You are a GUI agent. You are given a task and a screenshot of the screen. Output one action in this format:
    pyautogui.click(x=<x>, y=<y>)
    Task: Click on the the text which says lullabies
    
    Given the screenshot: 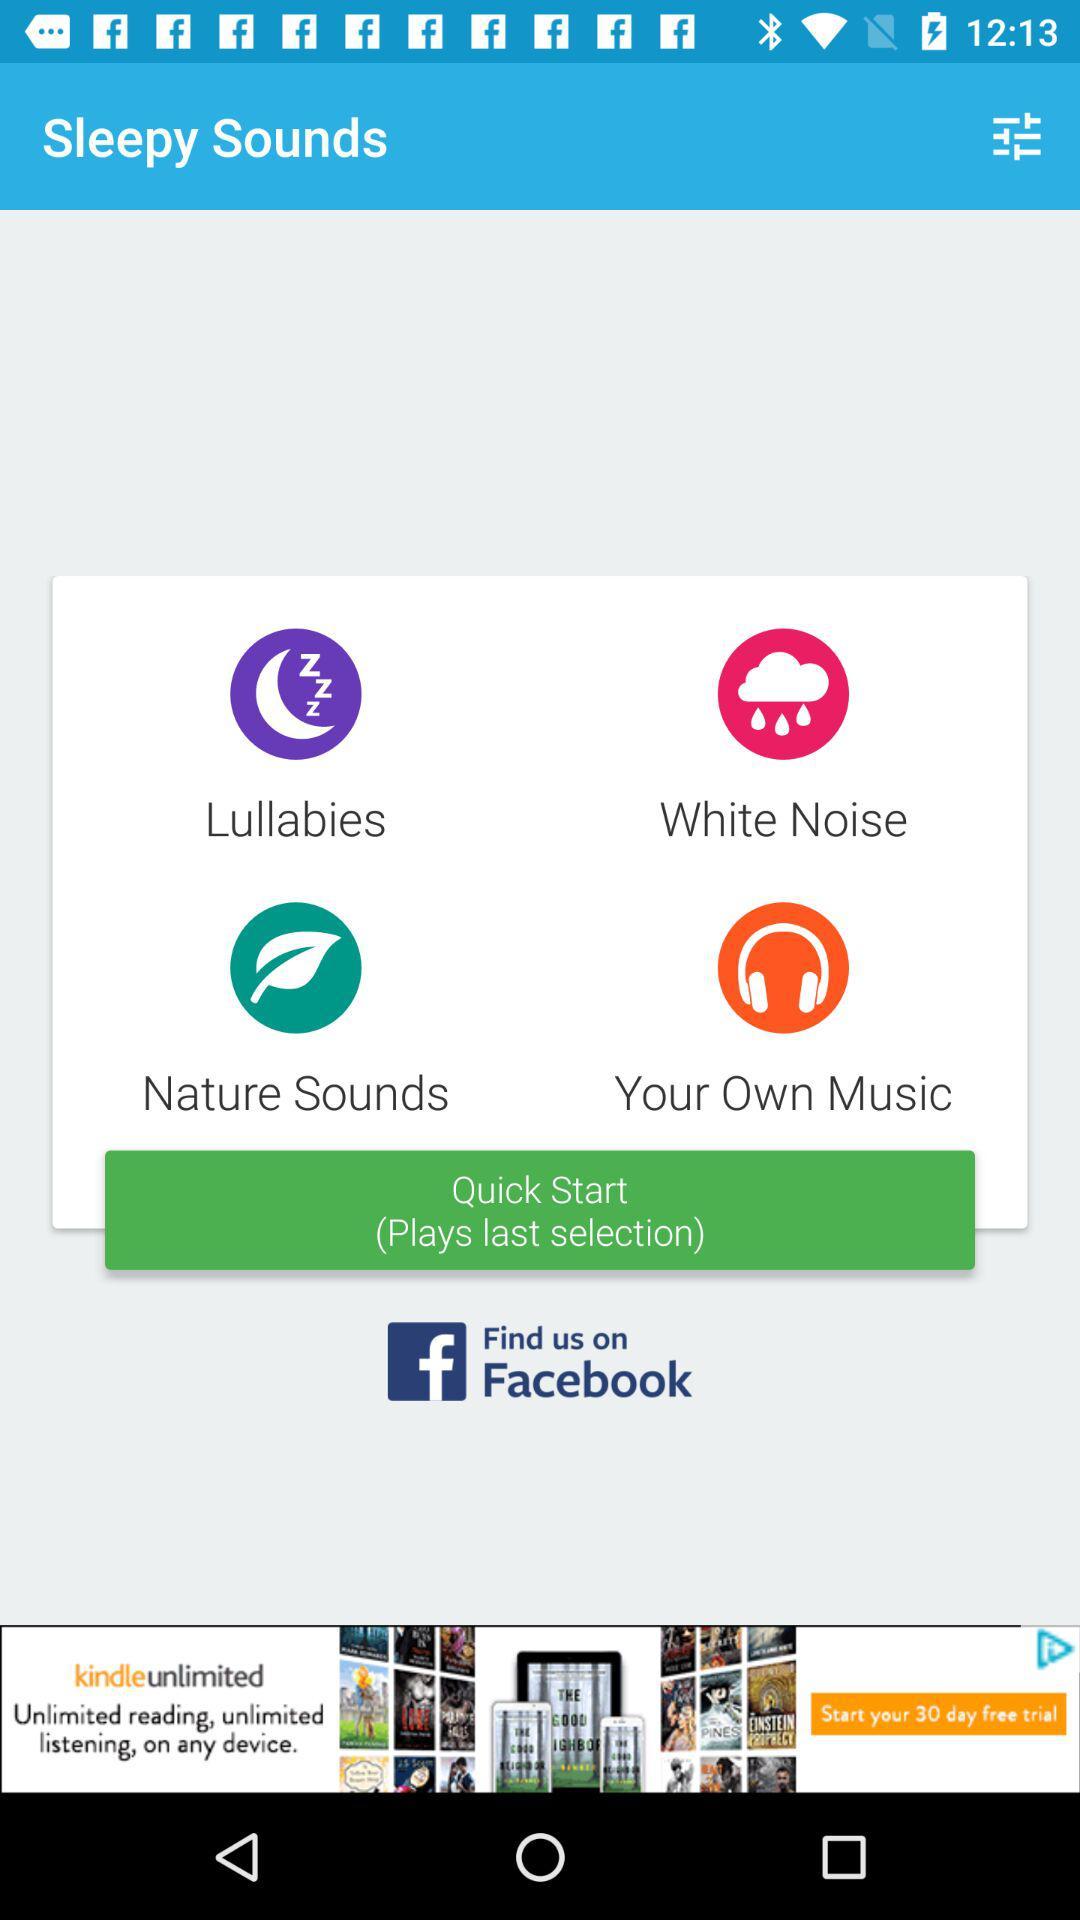 What is the action you would take?
    pyautogui.click(x=296, y=738)
    